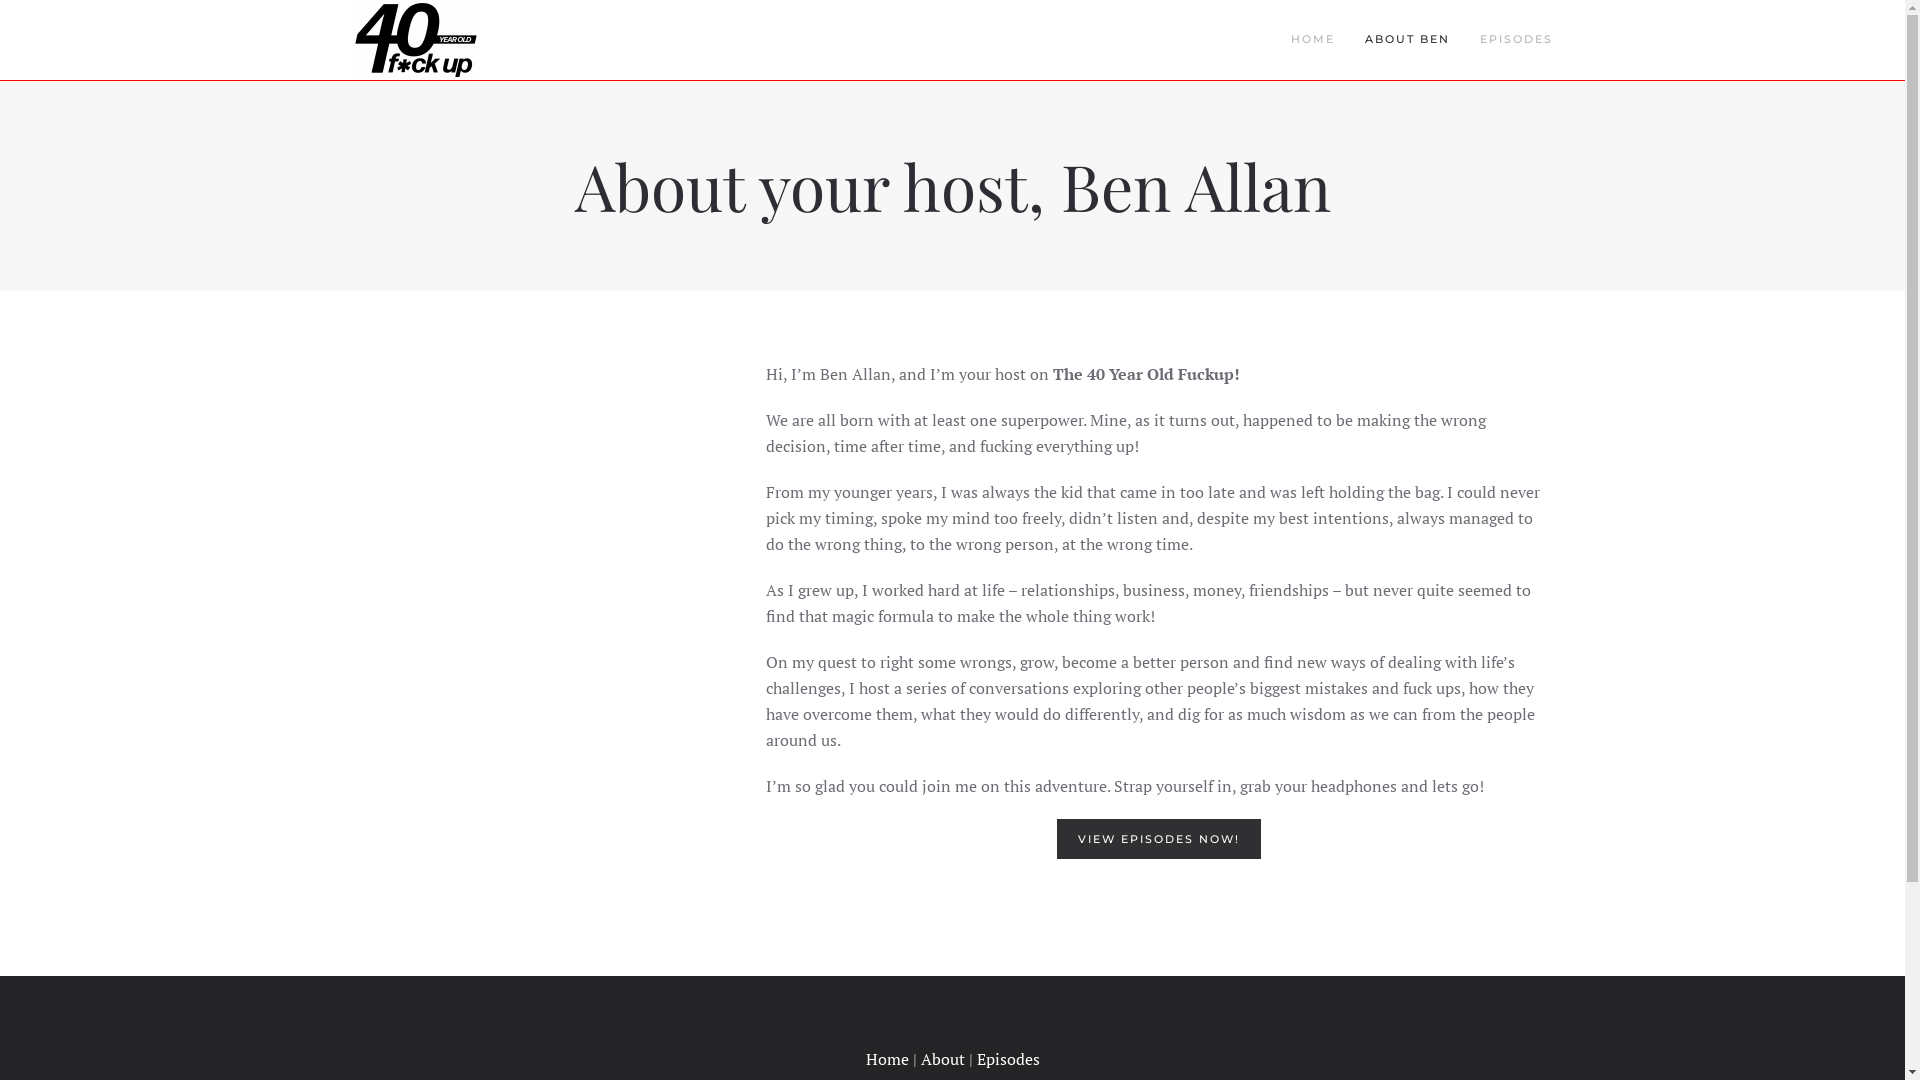 Image resolution: width=1920 pixels, height=1080 pixels. I want to click on 'VIEW EPISODES NOW!', so click(1158, 839).